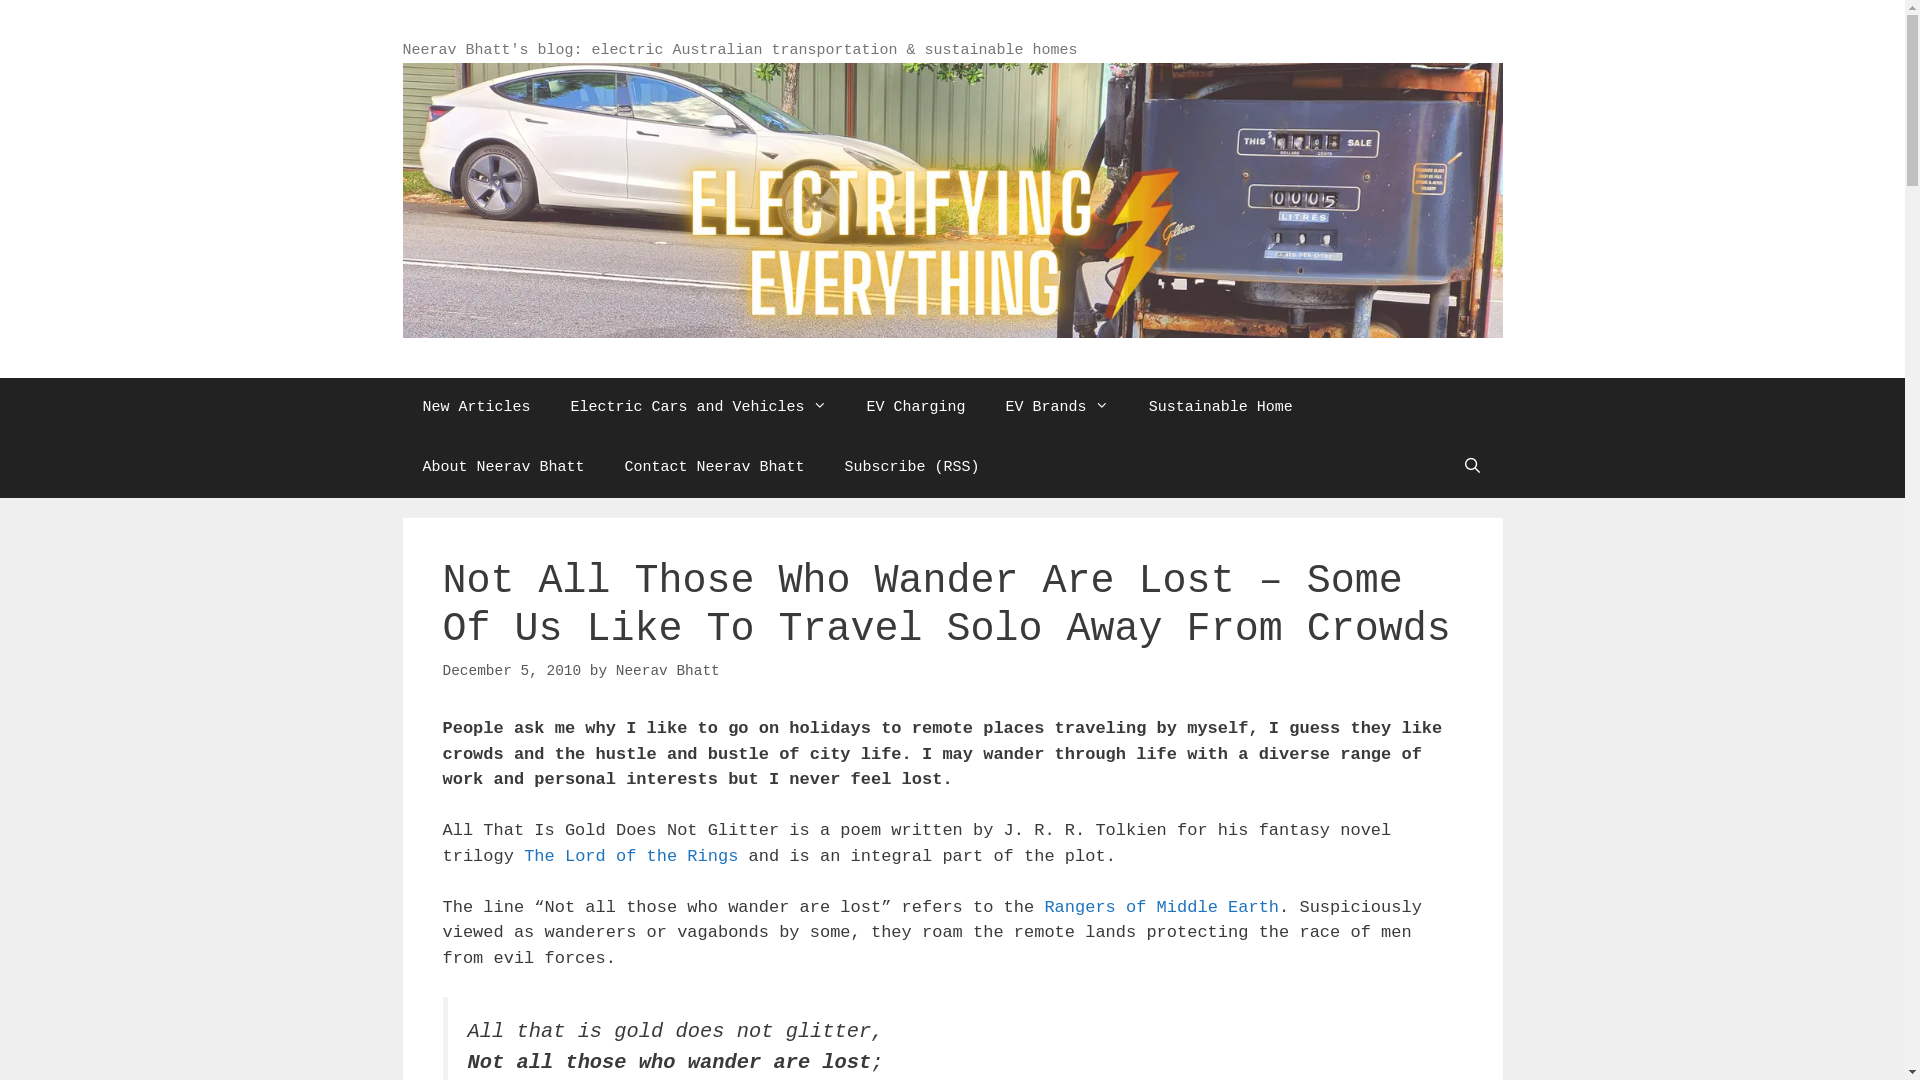 The width and height of the screenshot is (1920, 1080). What do you see at coordinates (715, 467) in the screenshot?
I see `'Contact Neerav Bhatt'` at bounding box center [715, 467].